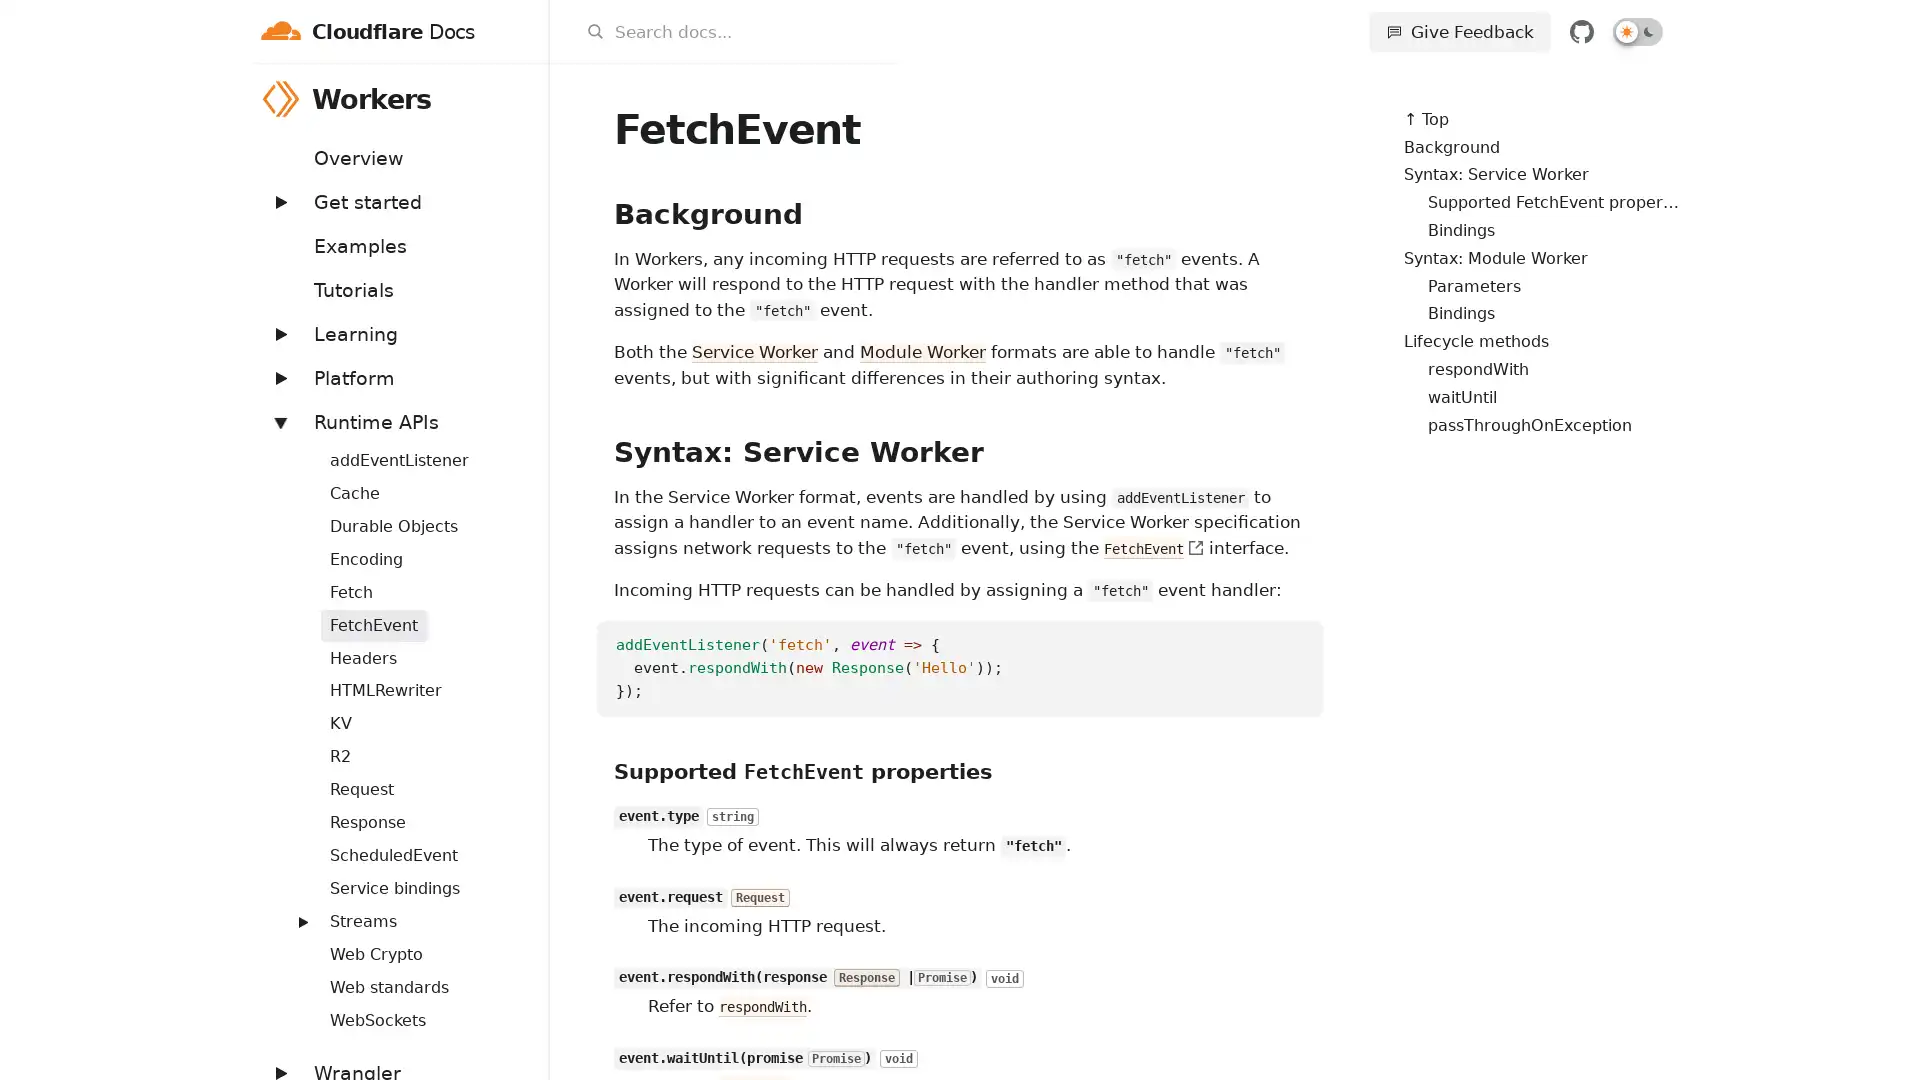 The width and height of the screenshot is (1920, 1080). Describe the element at coordinates (291, 910) in the screenshot. I see `Expand: Workers Sites` at that location.